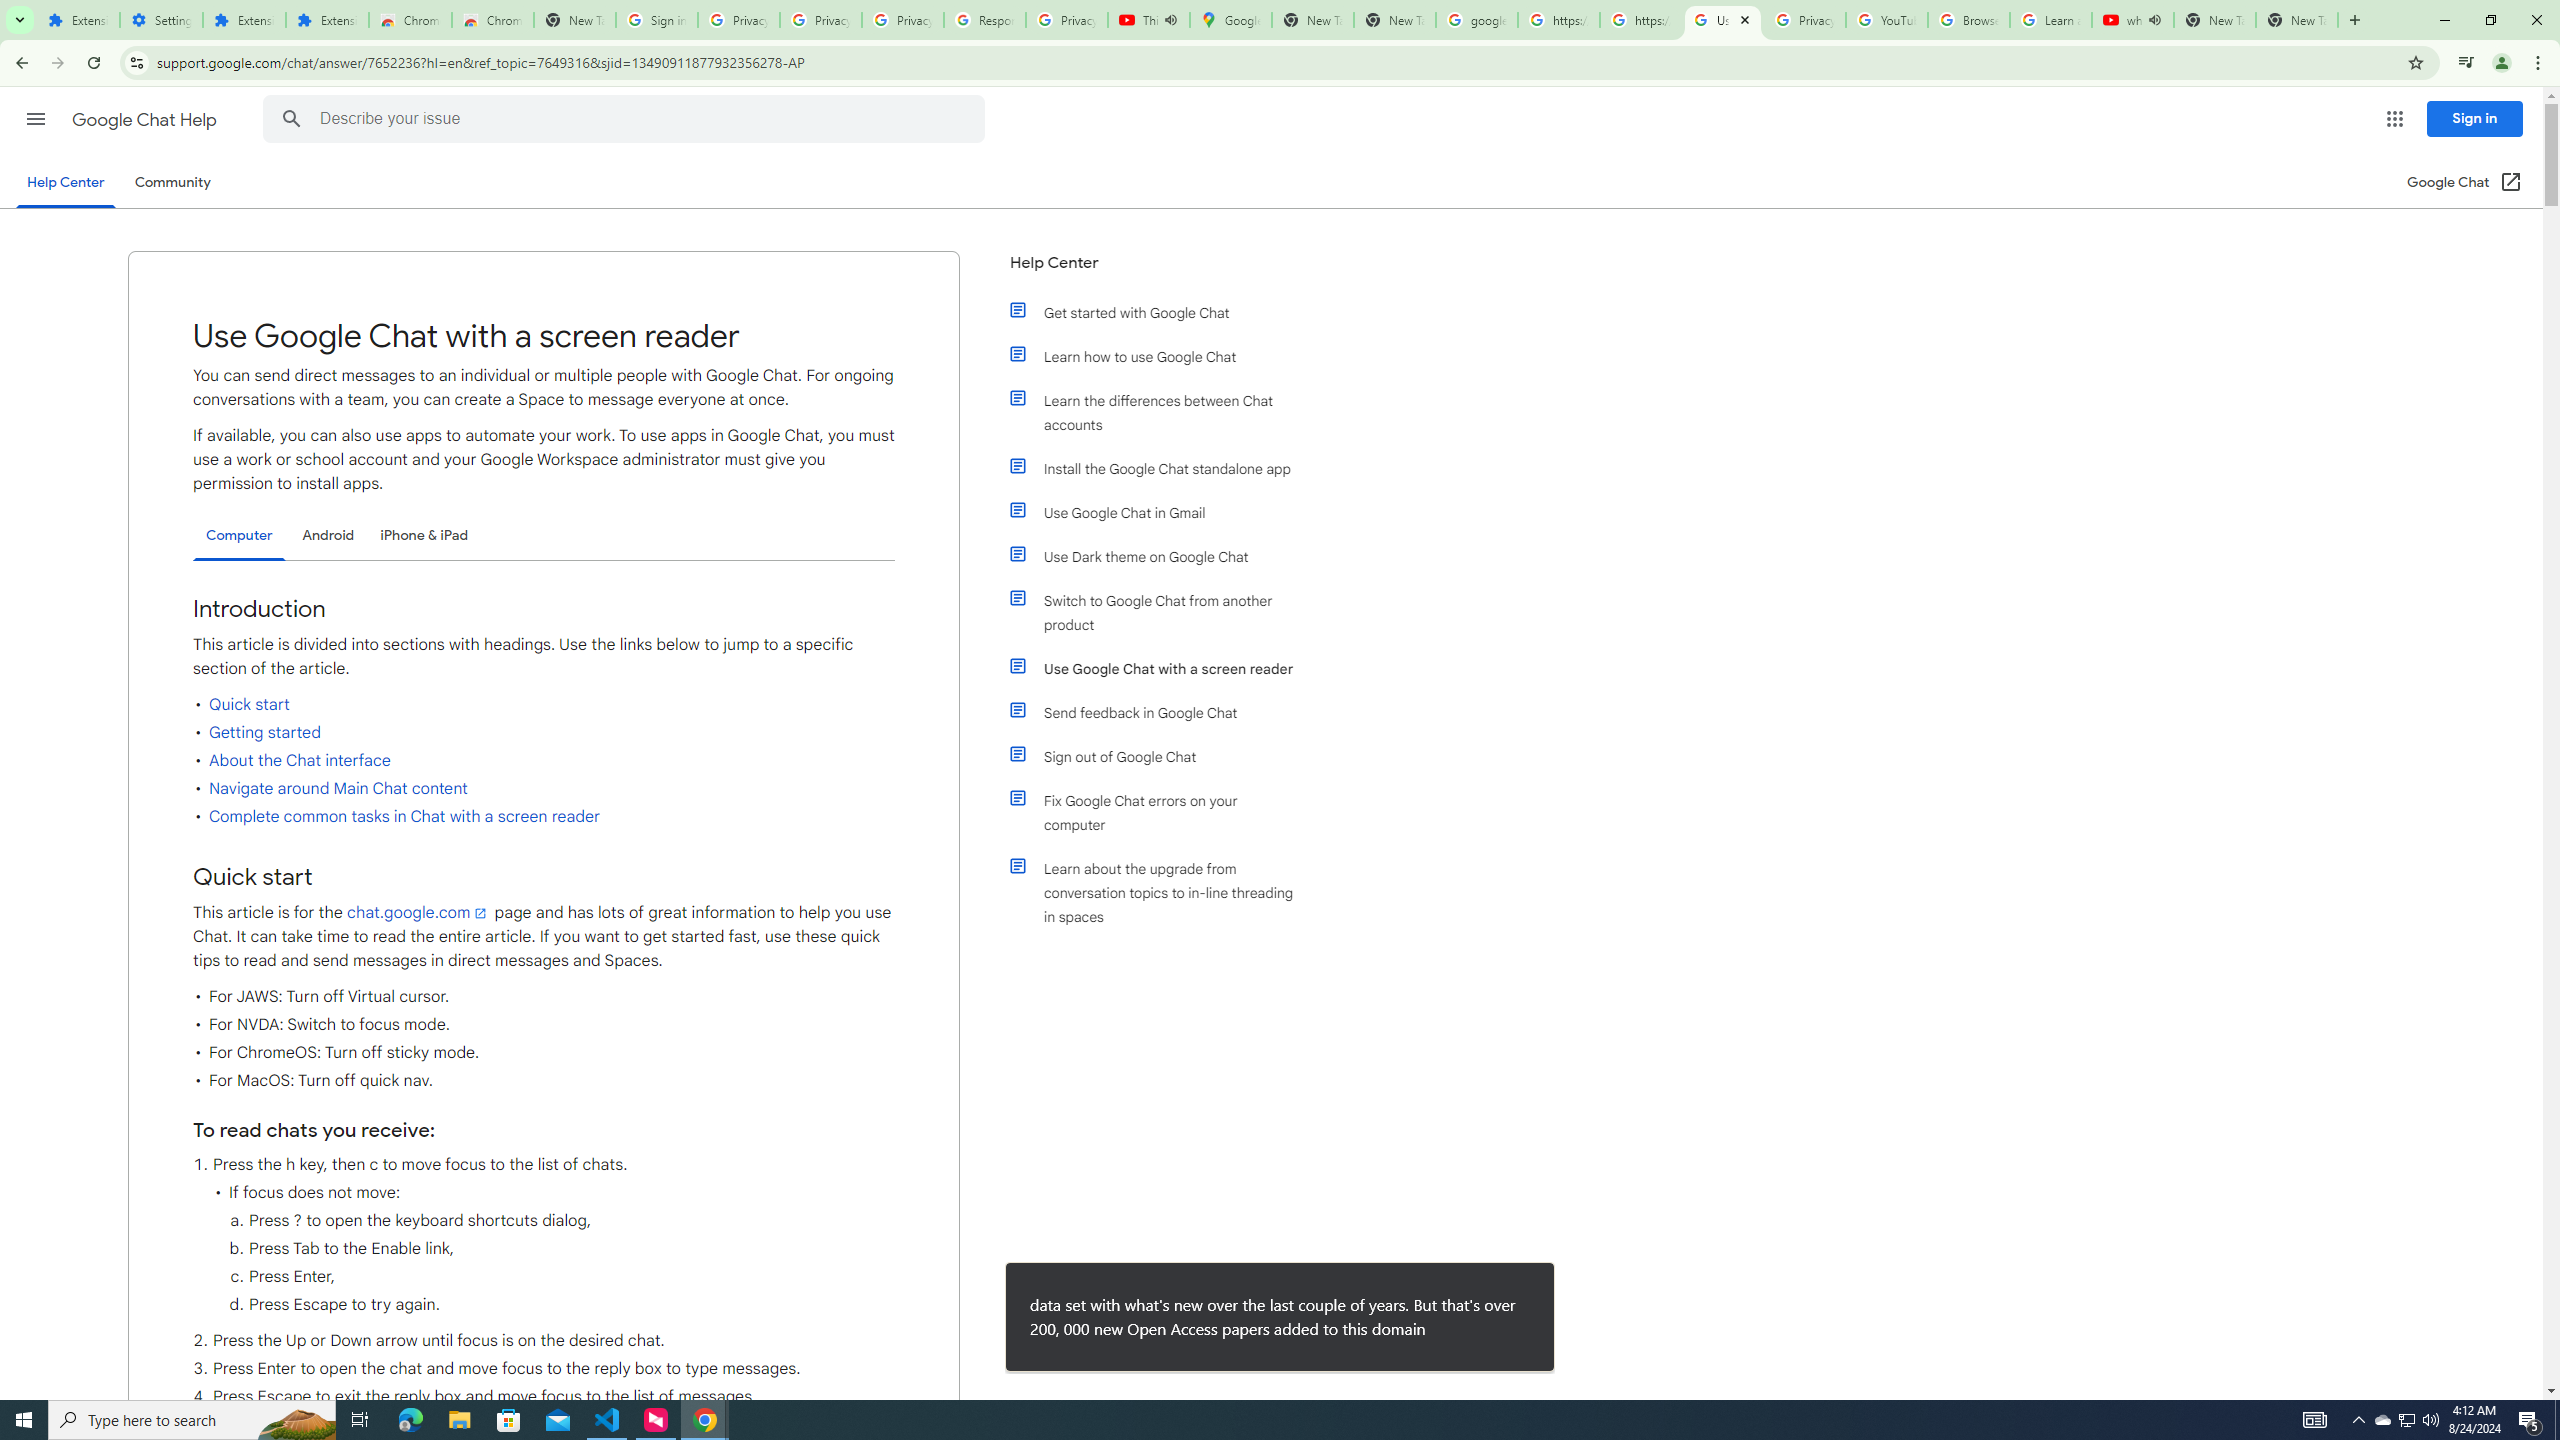 Image resolution: width=2560 pixels, height=1440 pixels. I want to click on 'Fix Google Chat errors on your computer', so click(1162, 811).